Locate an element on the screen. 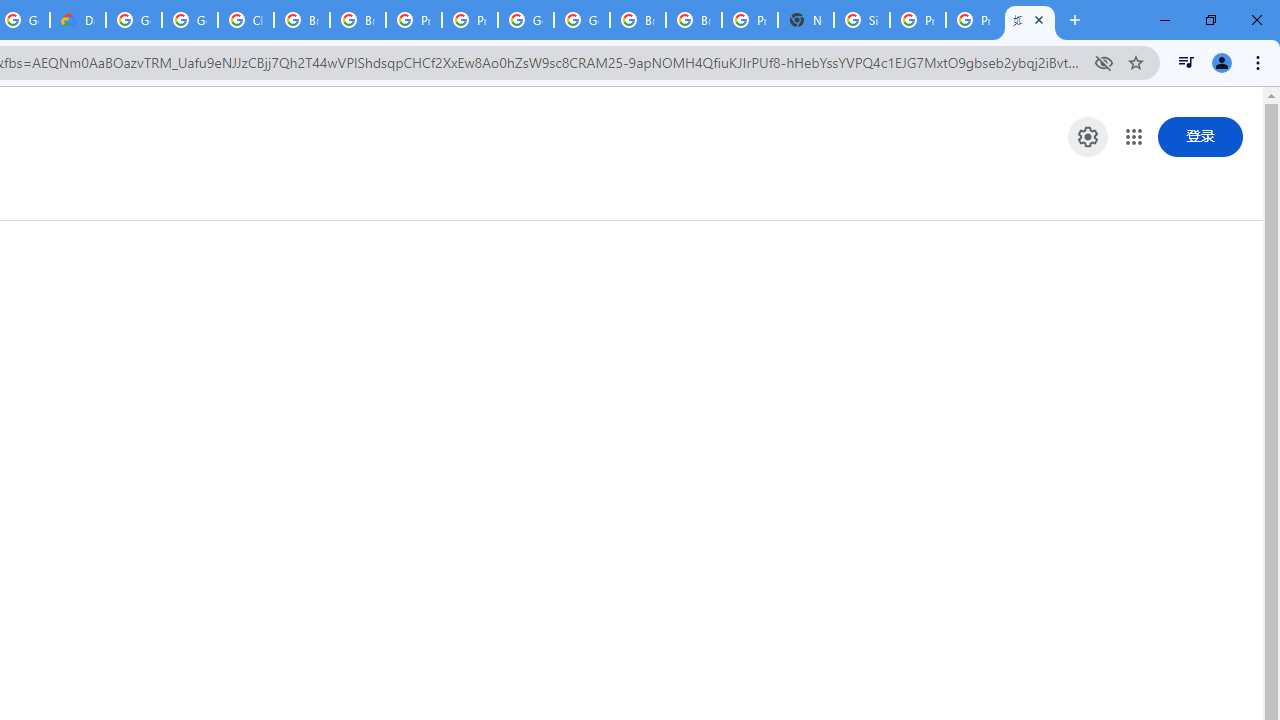  'Google Cloud Platform' is located at coordinates (526, 20).